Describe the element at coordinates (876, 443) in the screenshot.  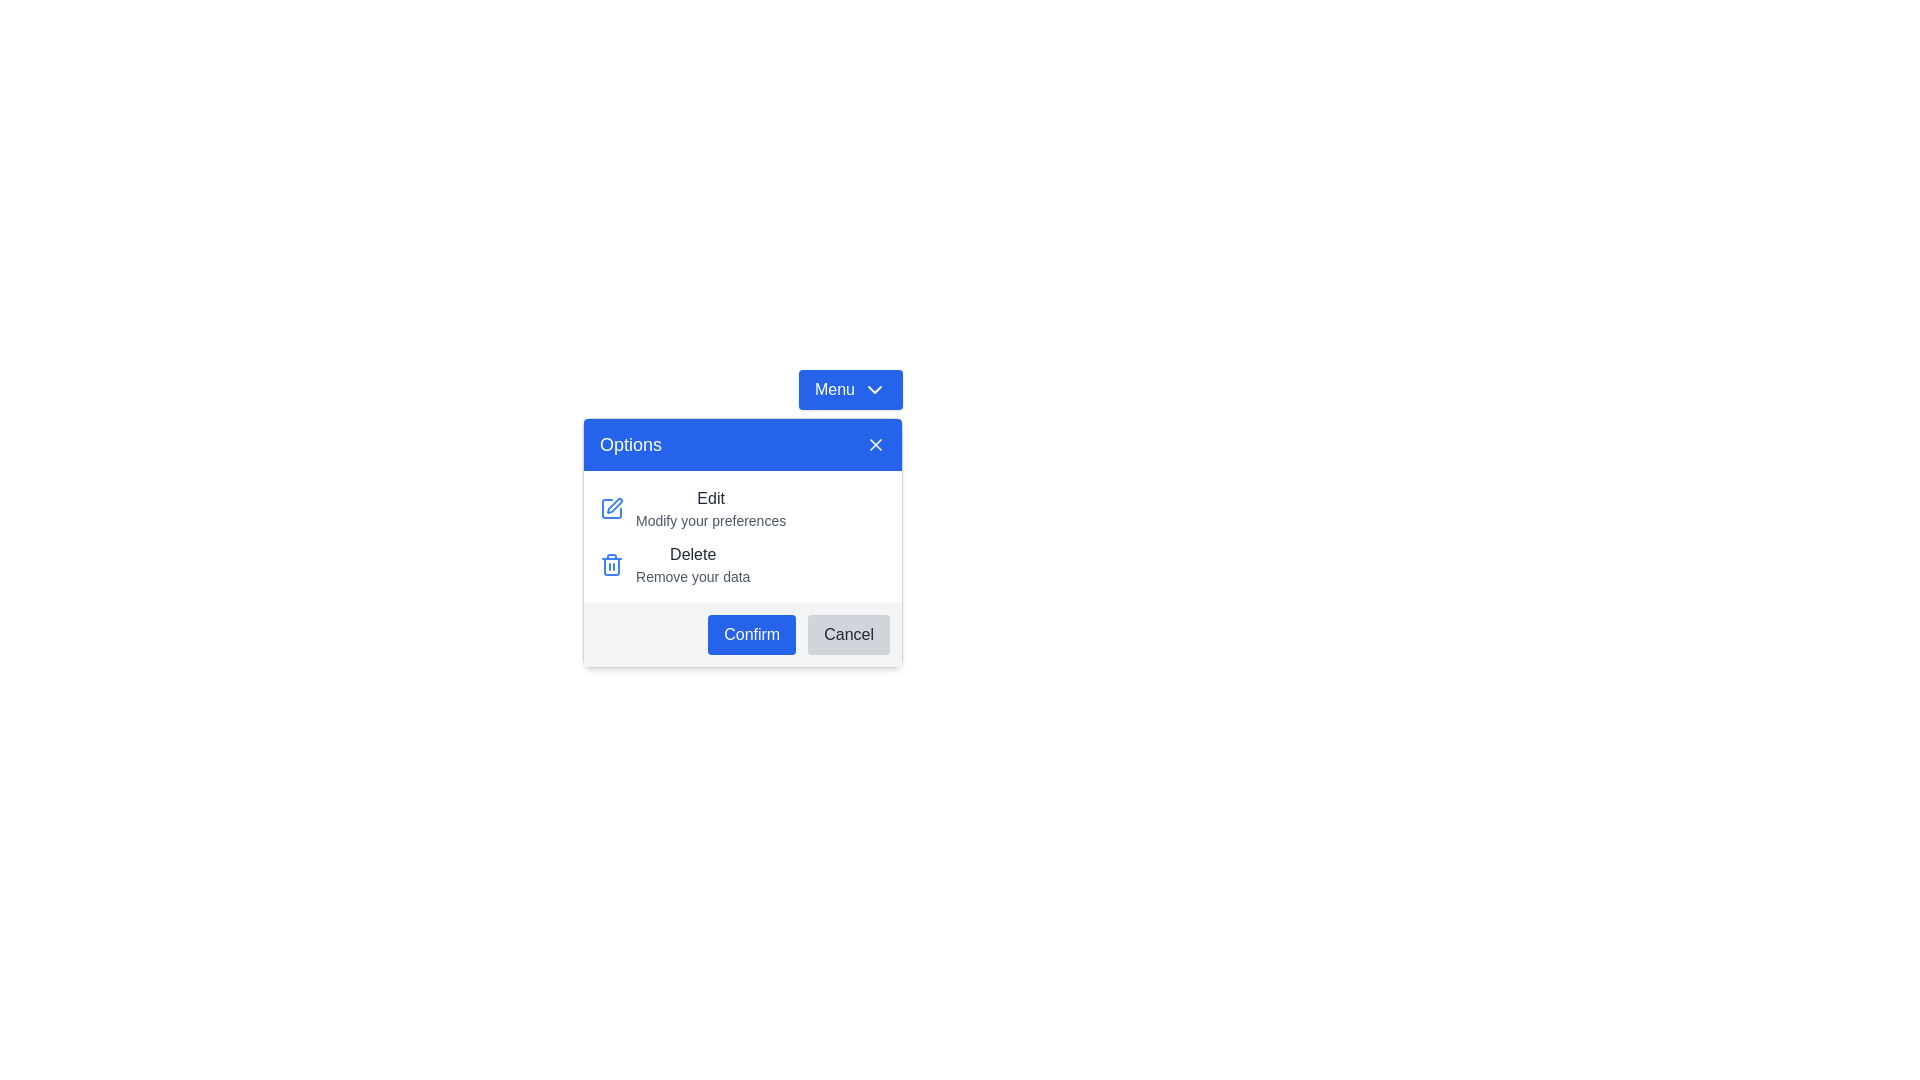
I see `the close icon button located in the top-right corner of the 'Options' popup` at that location.